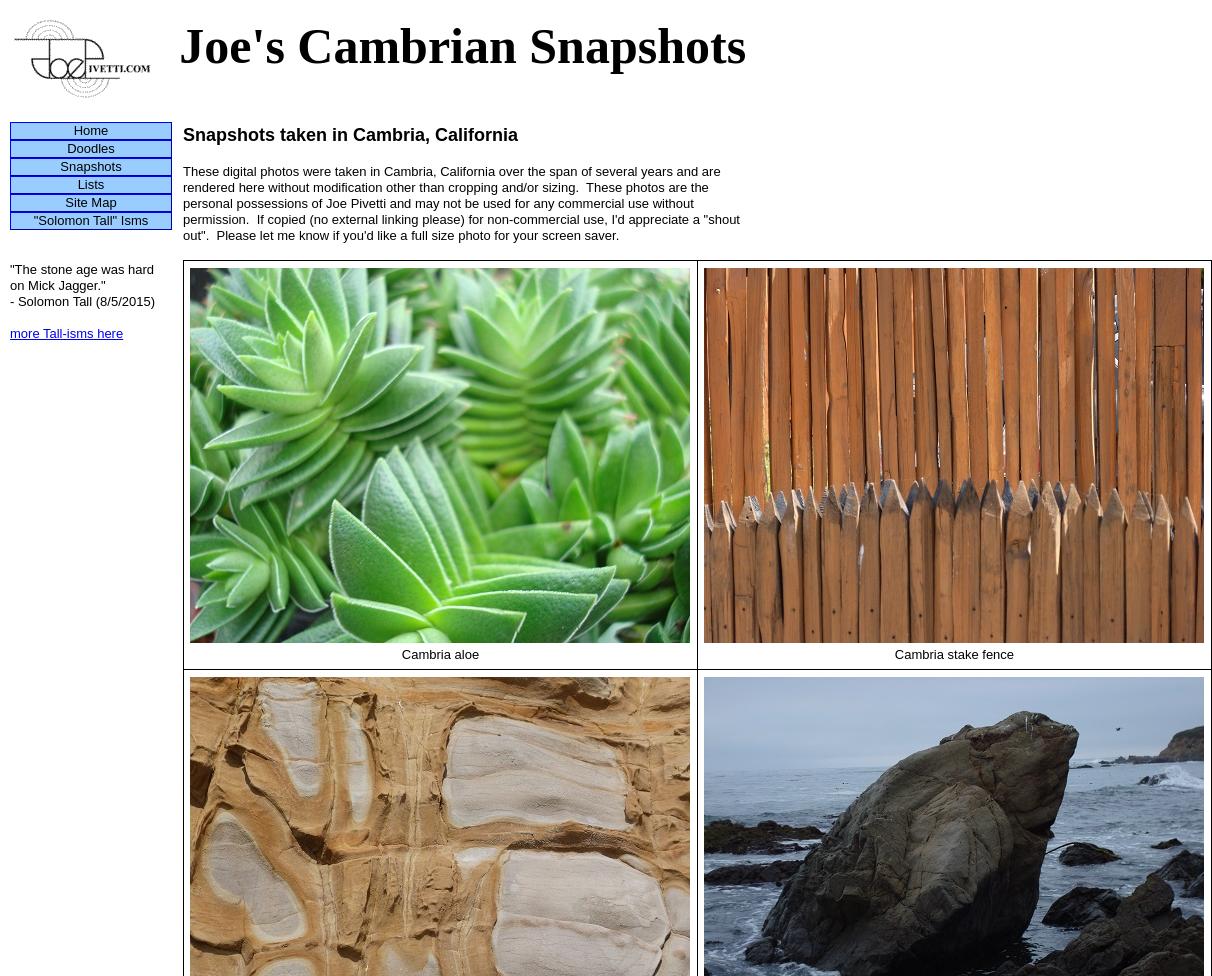  Describe the element at coordinates (90, 201) in the screenshot. I see `'Site Map'` at that location.